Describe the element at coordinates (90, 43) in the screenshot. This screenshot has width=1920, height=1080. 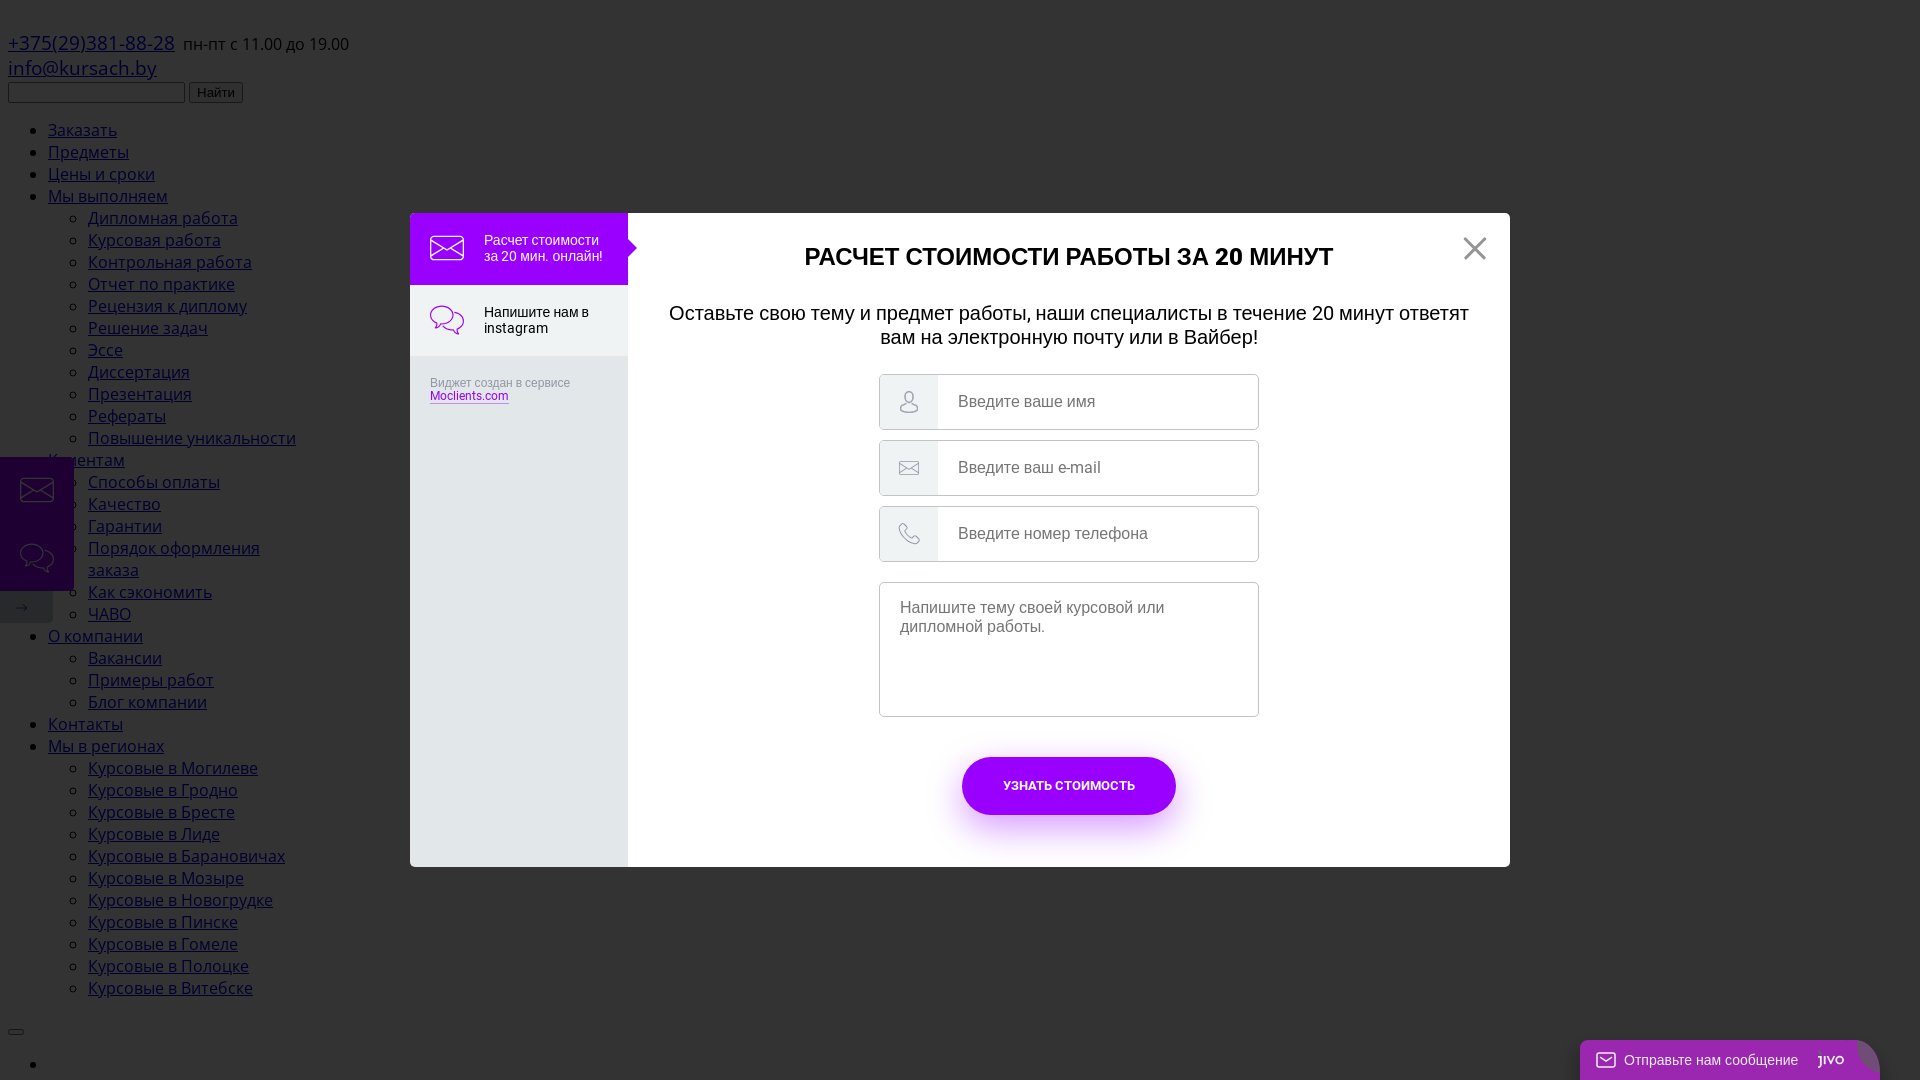
I see `'+375(29)381-88-28'` at that location.